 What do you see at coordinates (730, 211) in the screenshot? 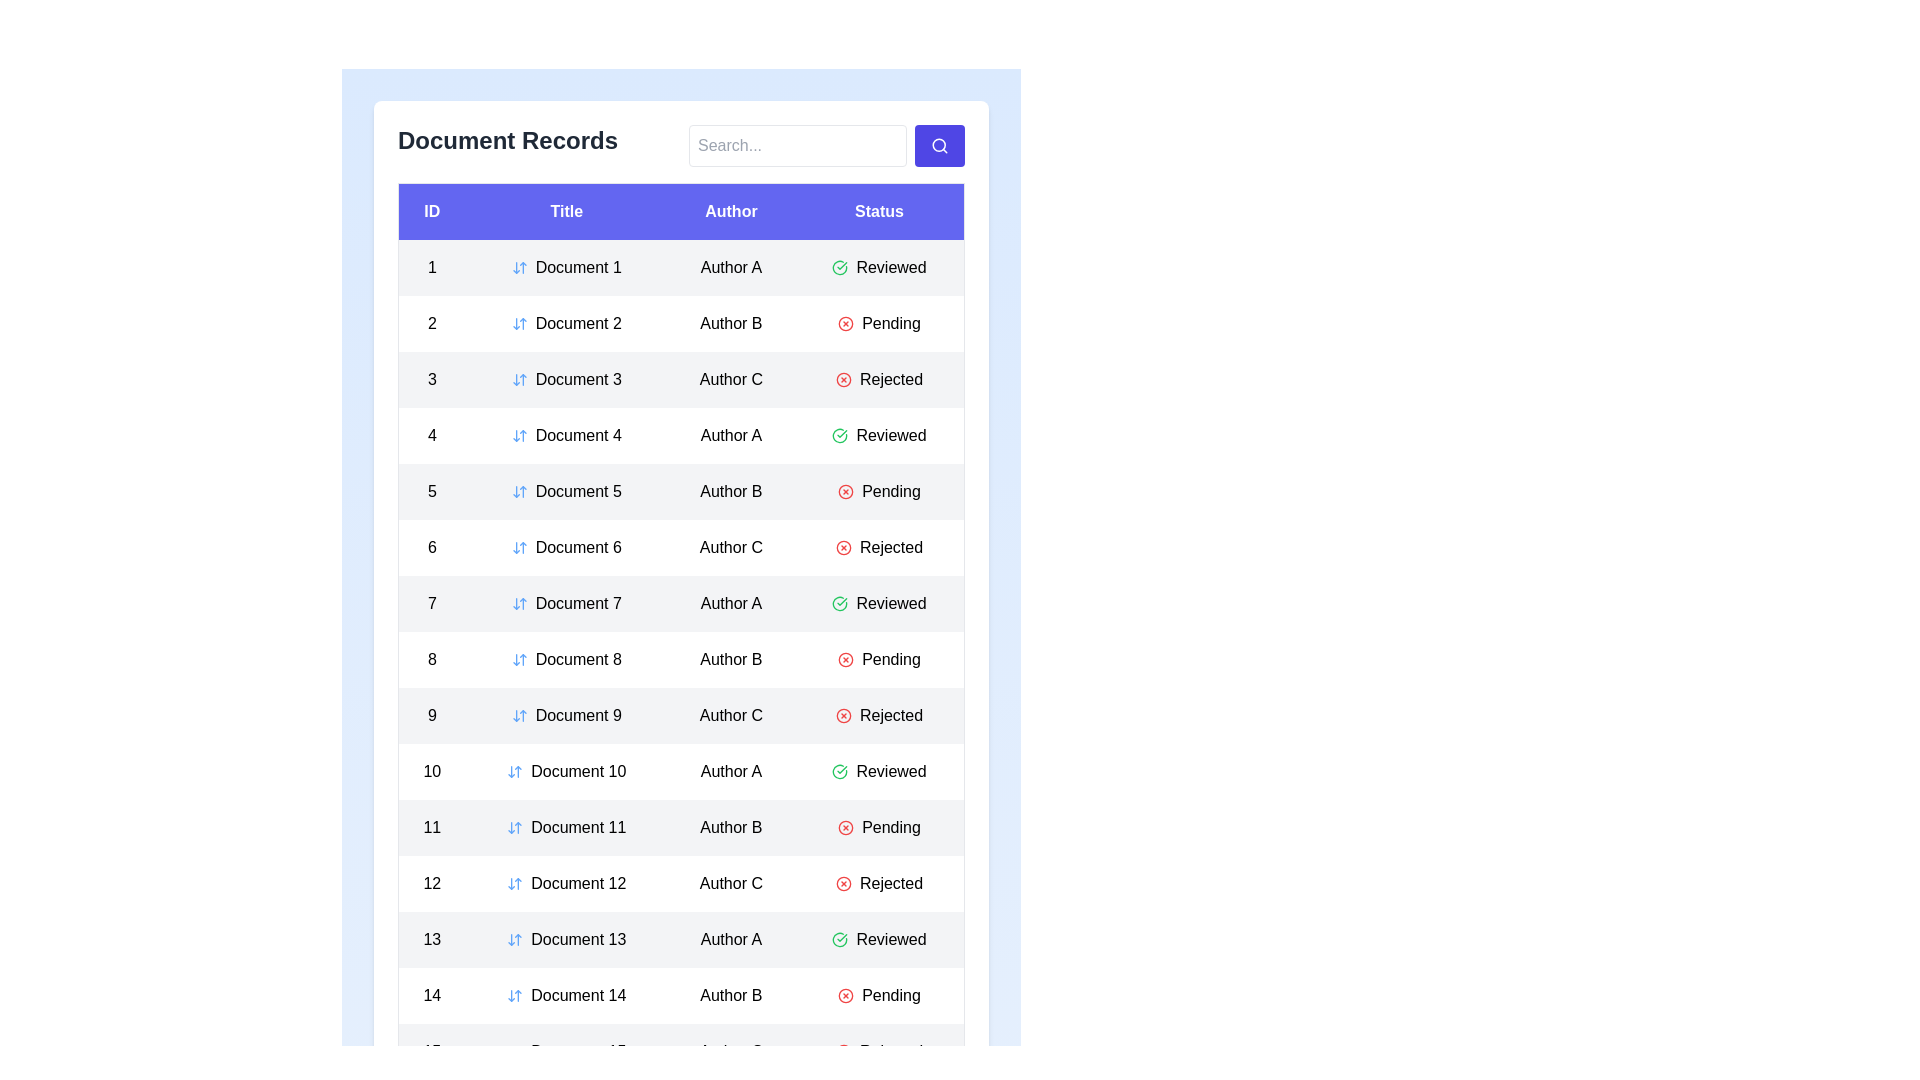
I see `the column header to sort the table by Author` at bounding box center [730, 211].